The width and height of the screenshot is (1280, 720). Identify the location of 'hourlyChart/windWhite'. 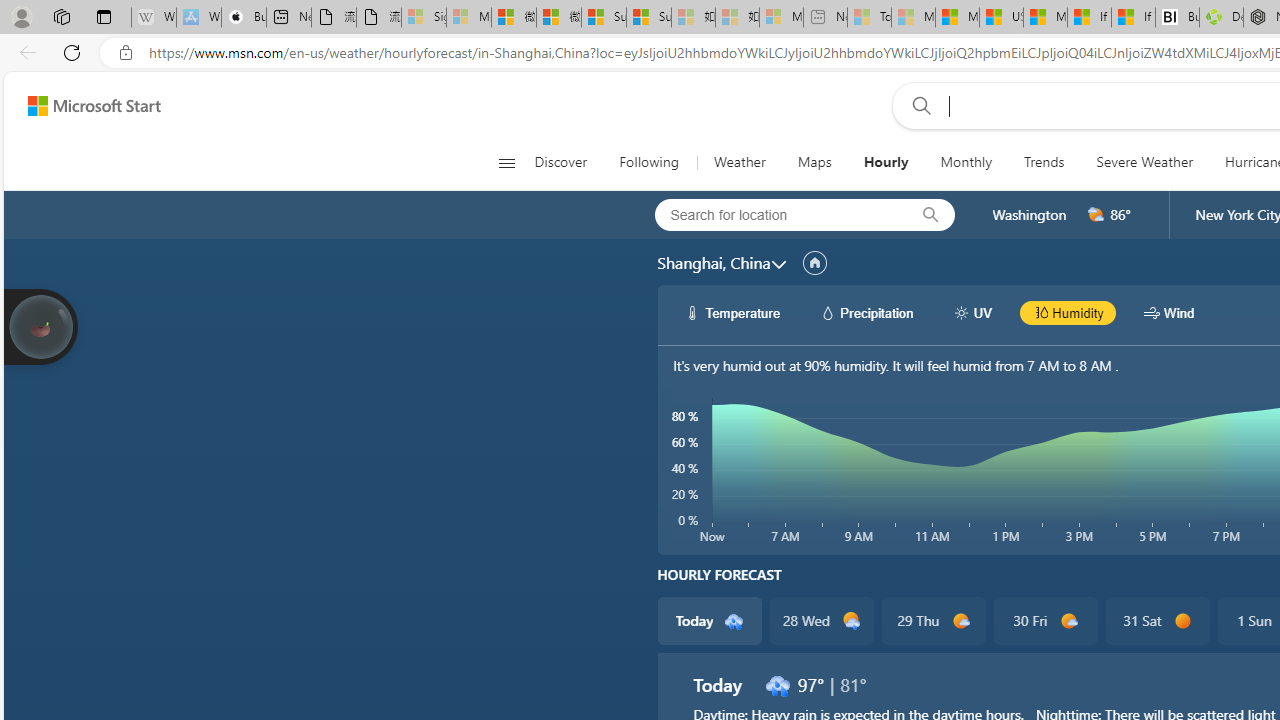
(1152, 312).